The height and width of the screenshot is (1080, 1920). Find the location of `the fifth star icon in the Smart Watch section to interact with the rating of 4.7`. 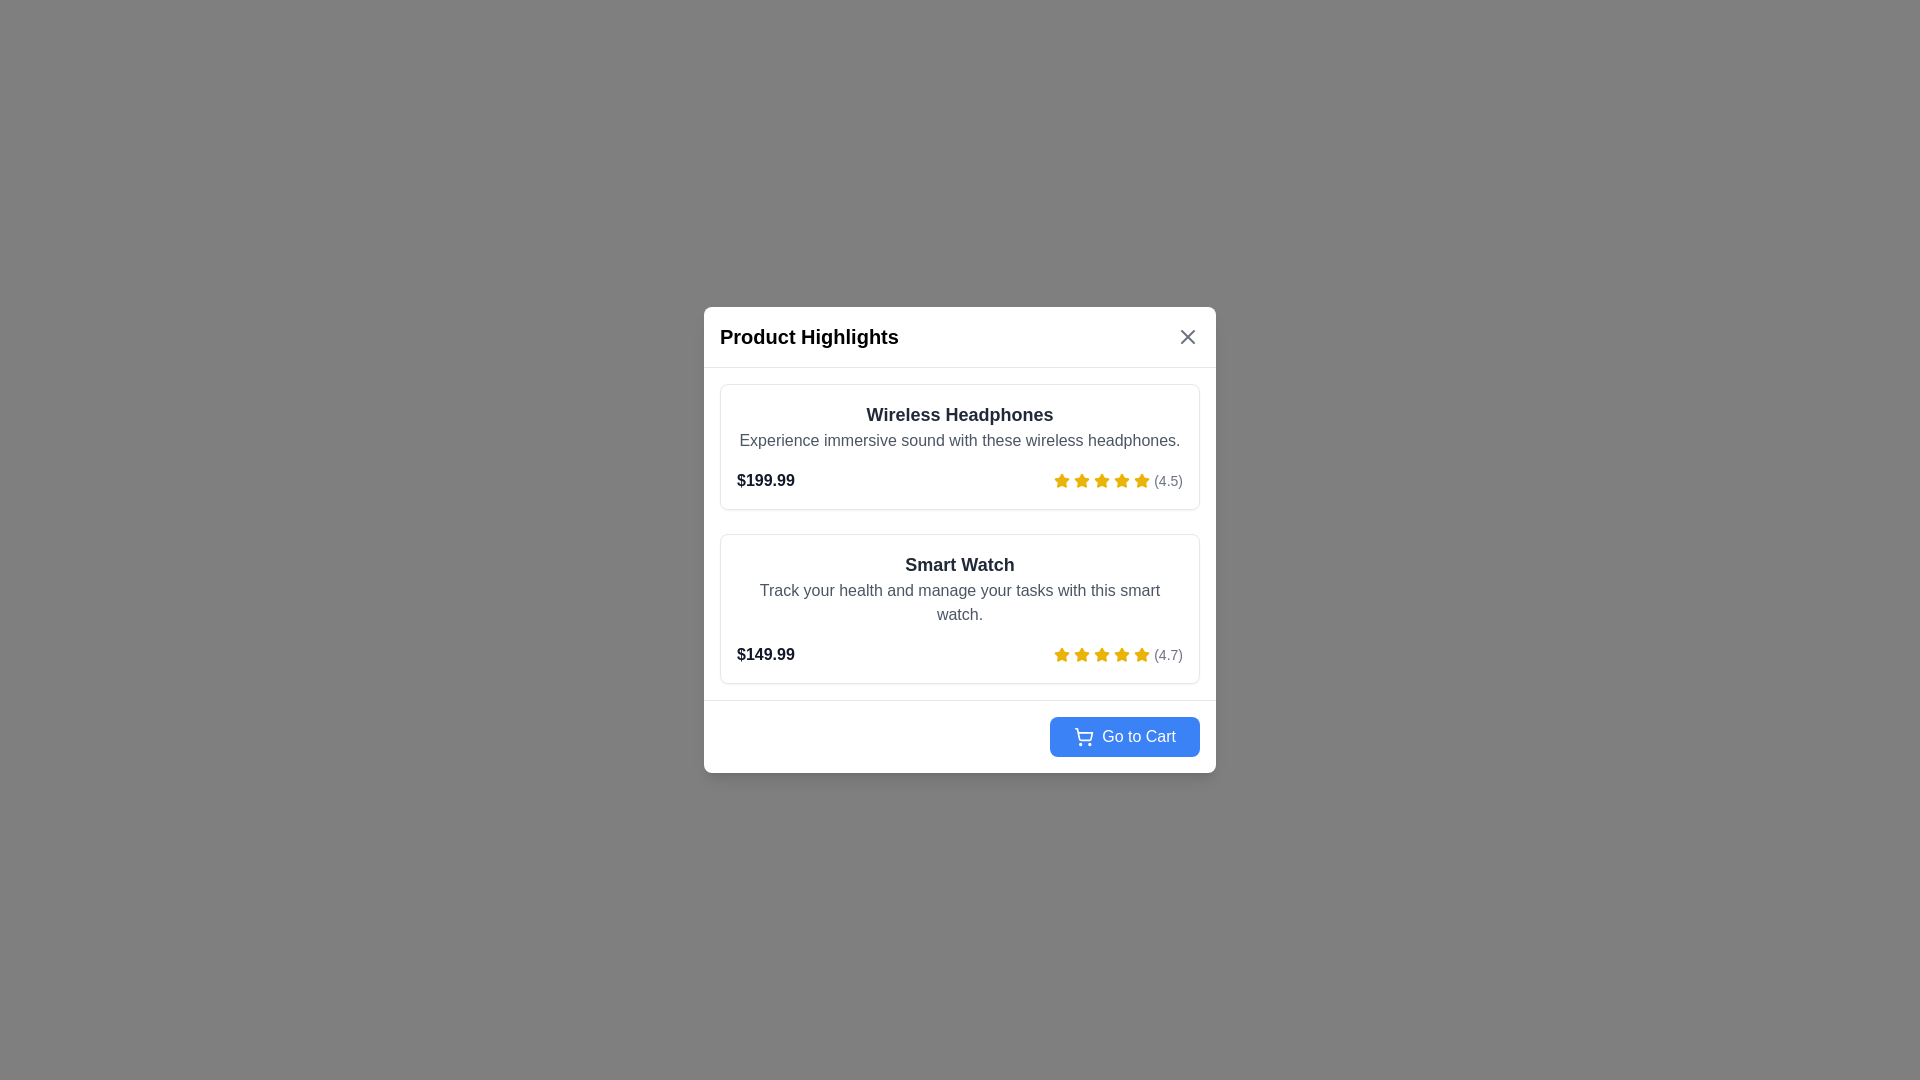

the fifth star icon in the Smart Watch section to interact with the rating of 4.7 is located at coordinates (1142, 654).